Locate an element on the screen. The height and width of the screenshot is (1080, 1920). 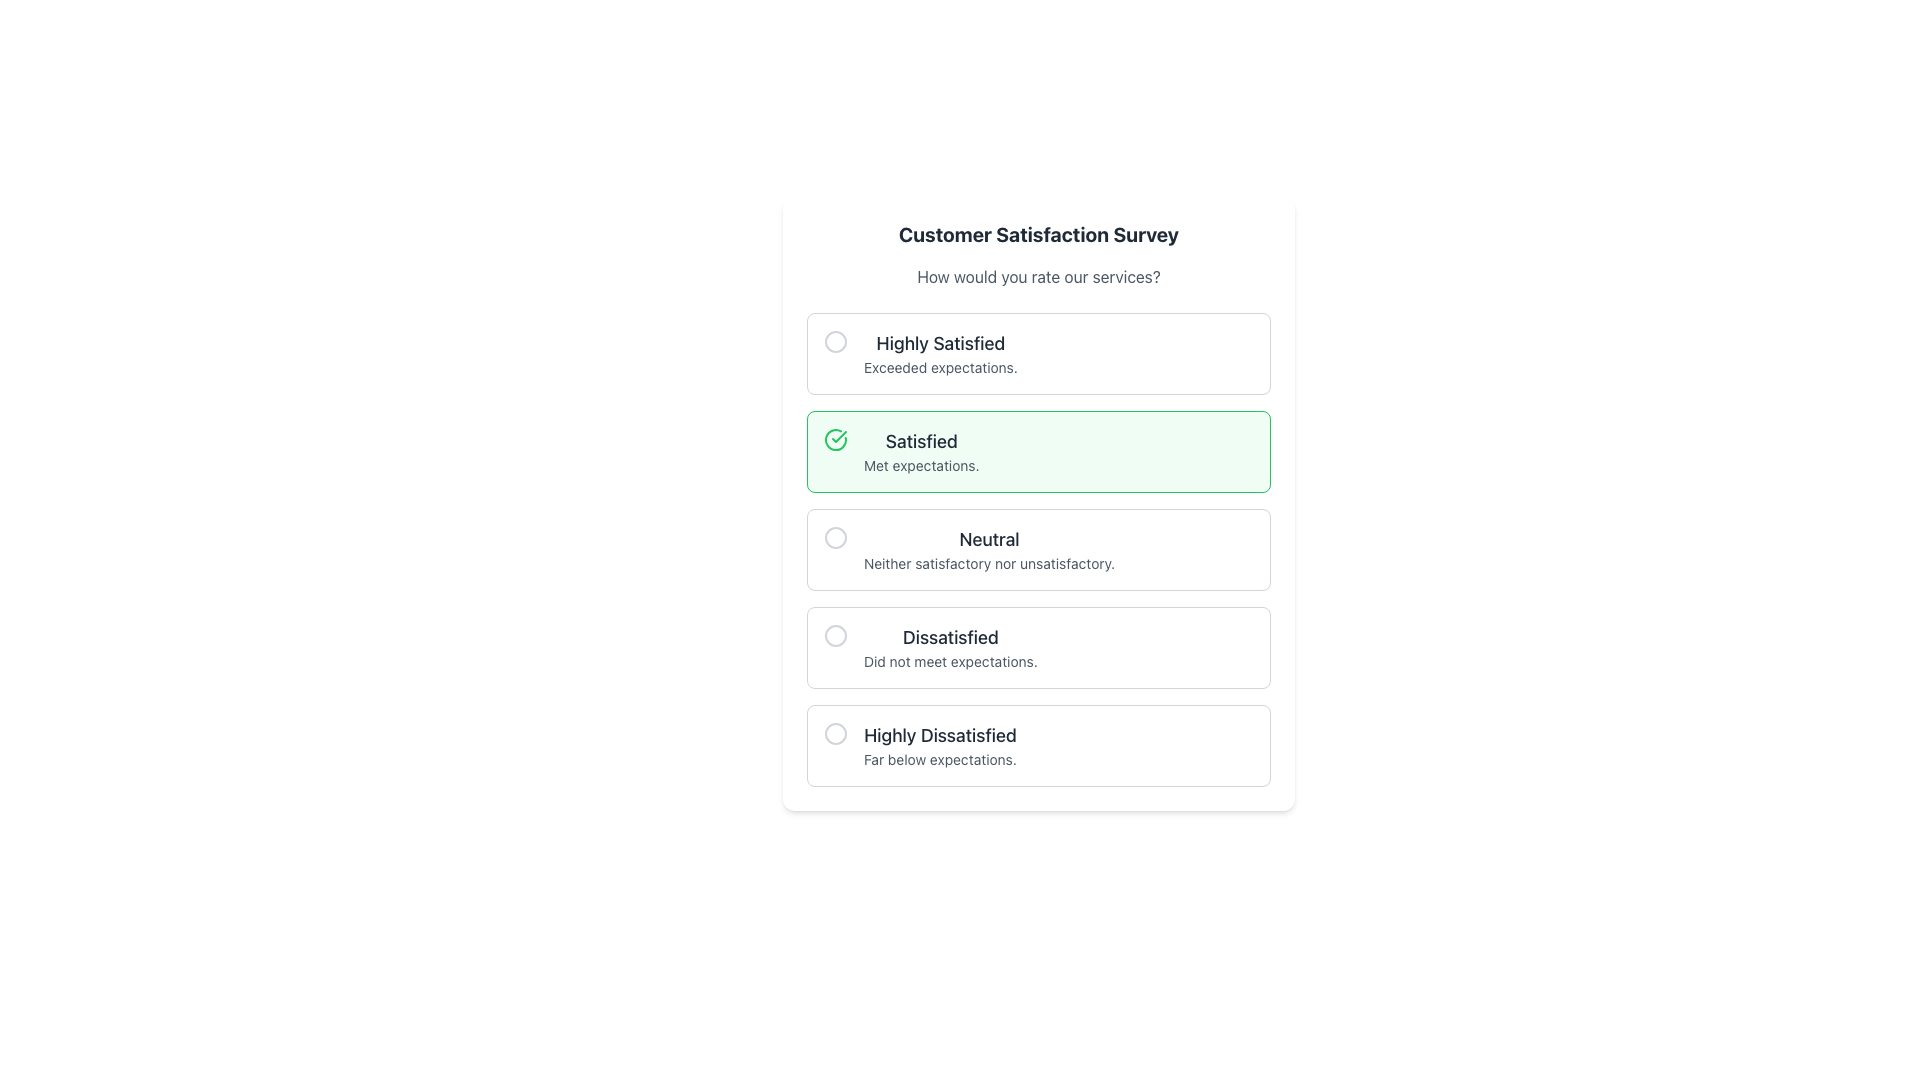
the text element displaying 'Dissatisfied' in bold and larger font, which is located below 'Neutral' and above 'Highly Dissatisfied' in the survey form is located at coordinates (949, 637).